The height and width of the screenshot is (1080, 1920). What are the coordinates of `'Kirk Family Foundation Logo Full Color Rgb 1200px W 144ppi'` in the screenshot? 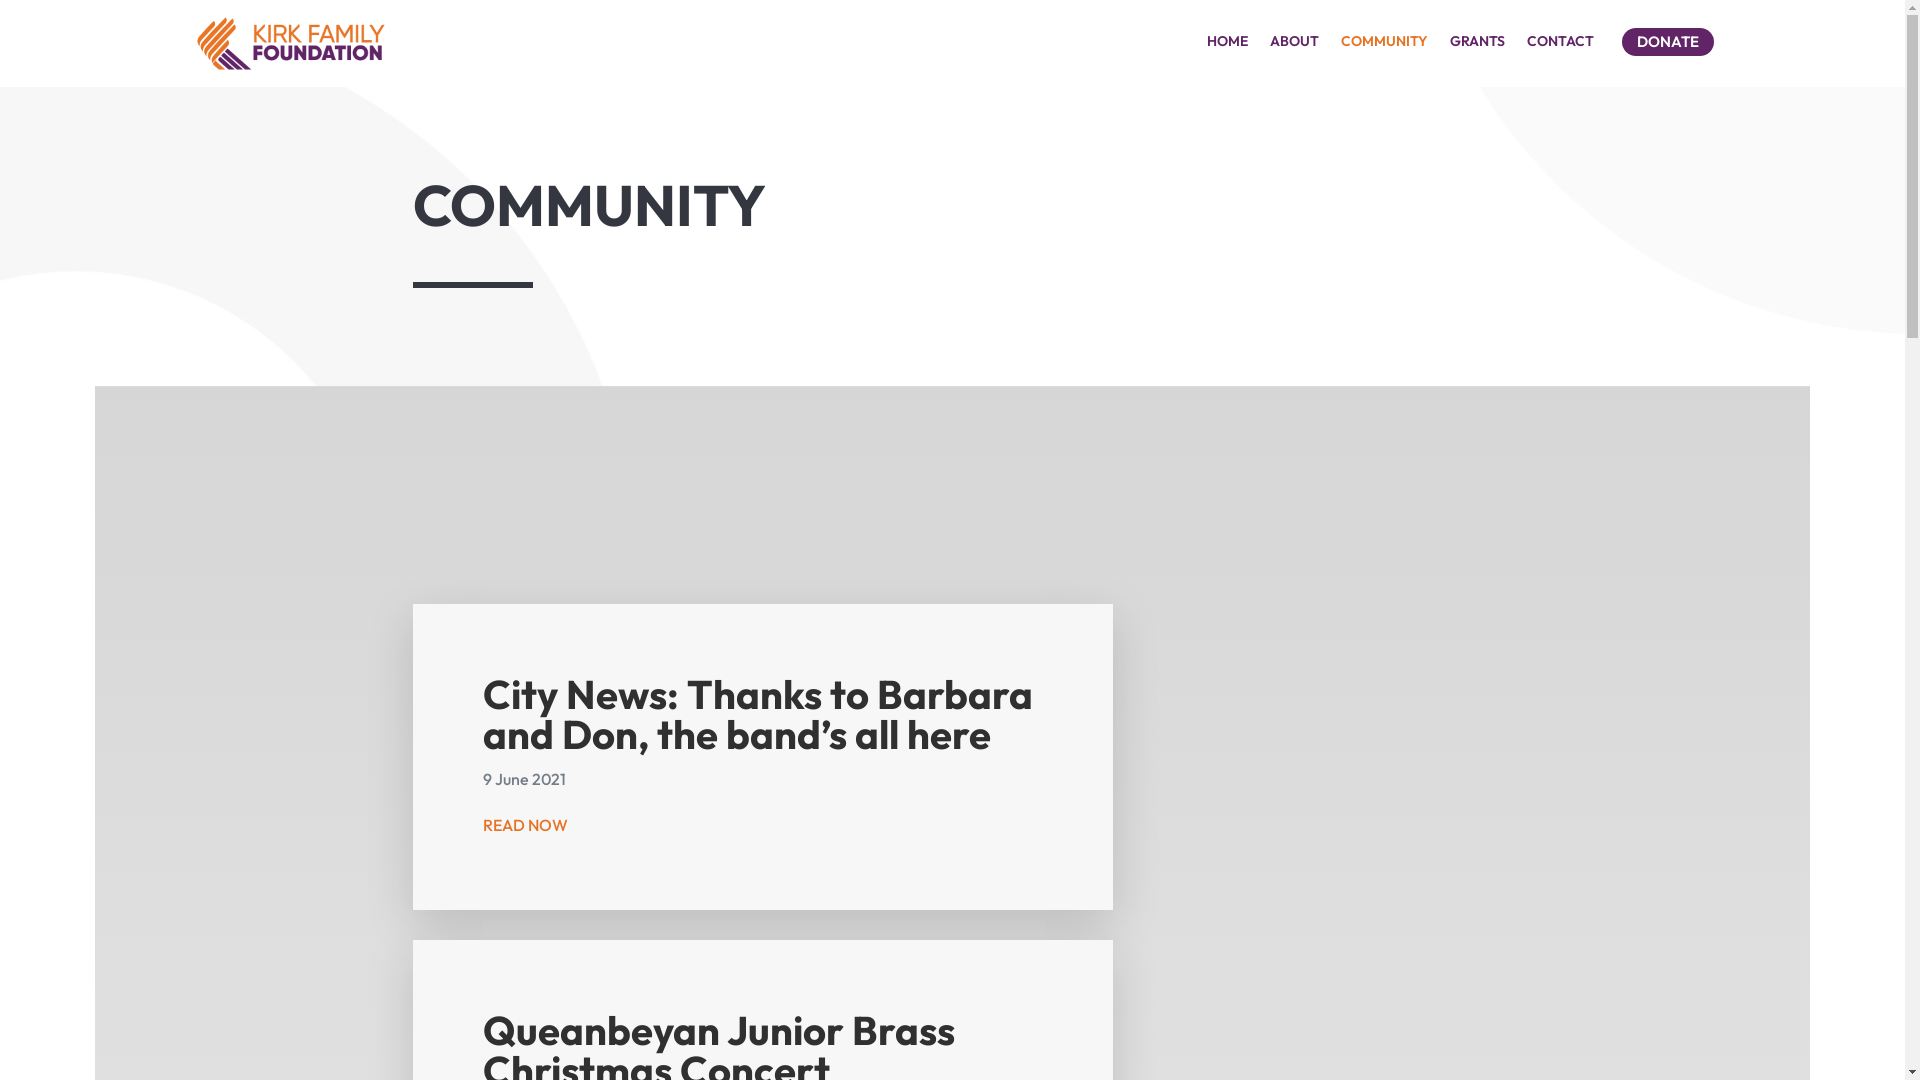 It's located at (288, 43).